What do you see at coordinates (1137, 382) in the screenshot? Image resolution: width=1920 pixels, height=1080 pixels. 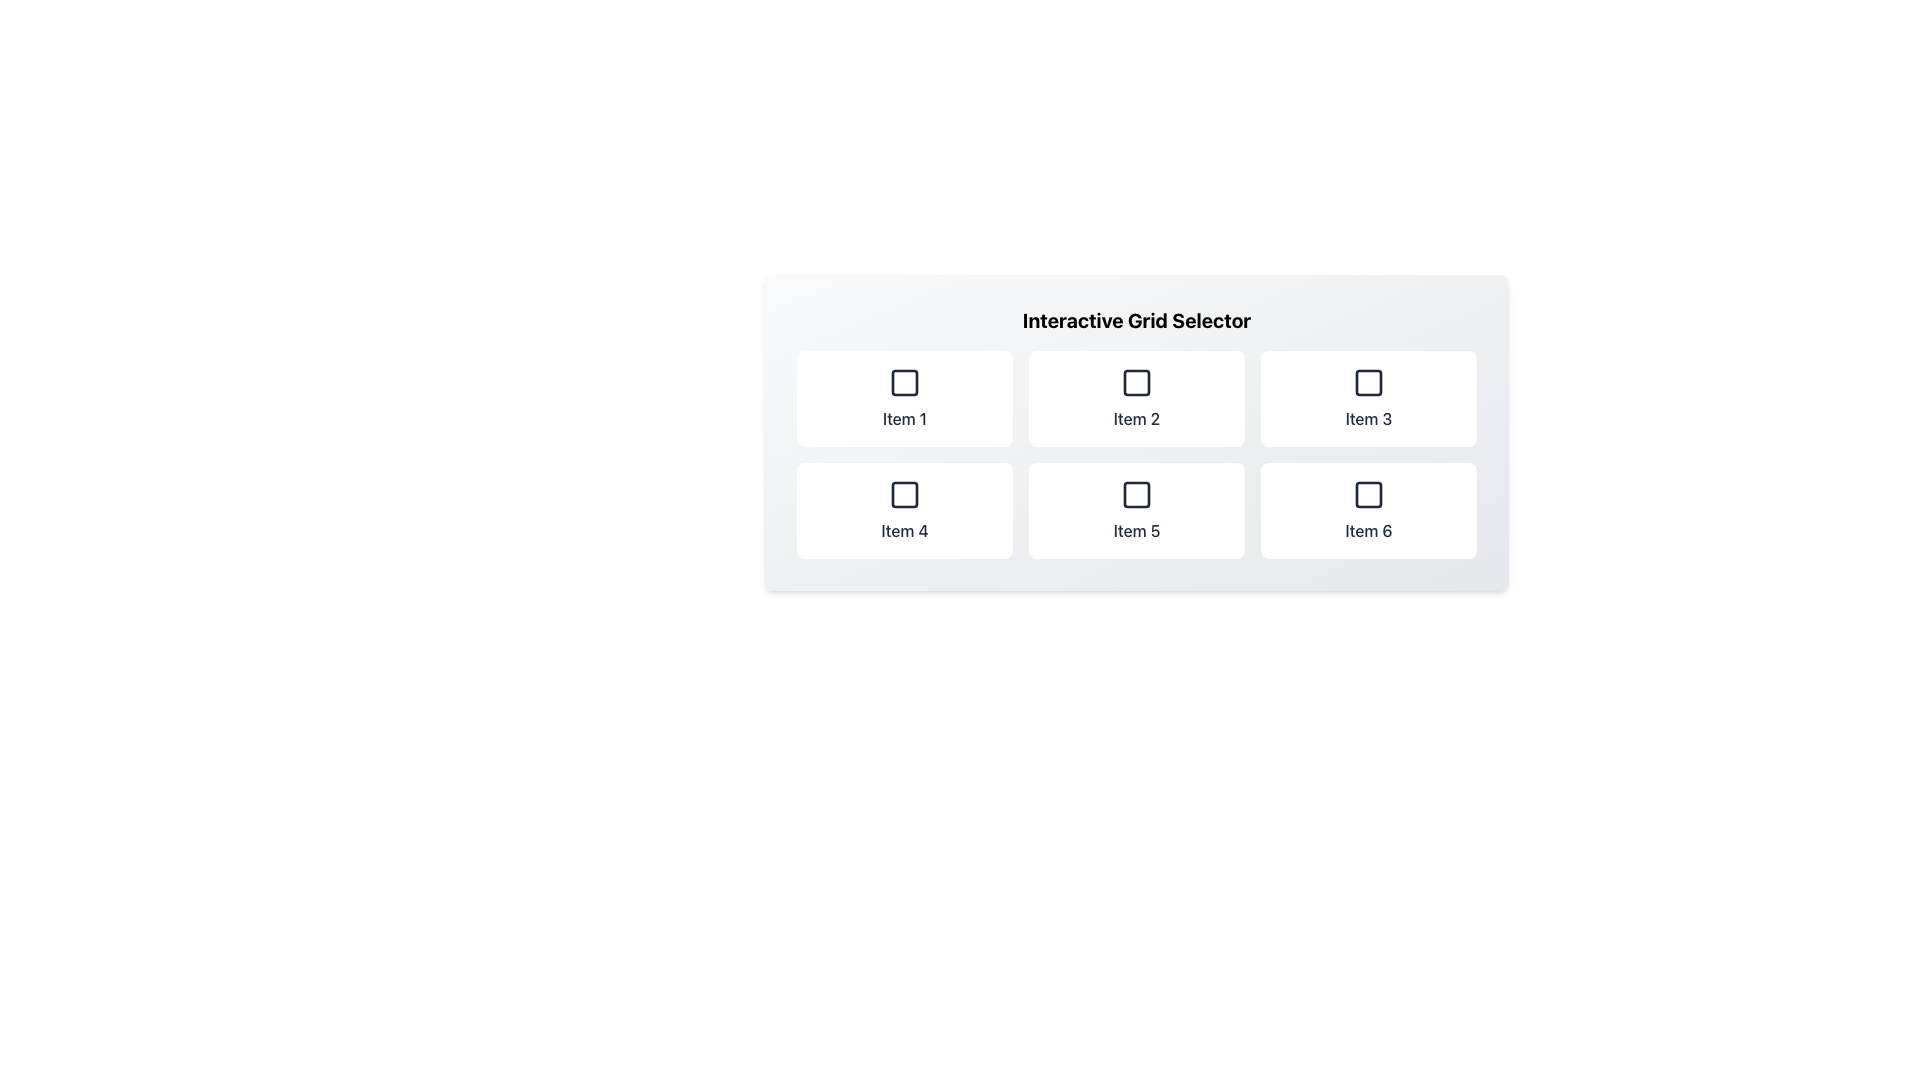 I see `the decorative or state indicator for 'Item 2' located in the 'Interactive Grid Selector', positioned in the top row, middle column` at bounding box center [1137, 382].